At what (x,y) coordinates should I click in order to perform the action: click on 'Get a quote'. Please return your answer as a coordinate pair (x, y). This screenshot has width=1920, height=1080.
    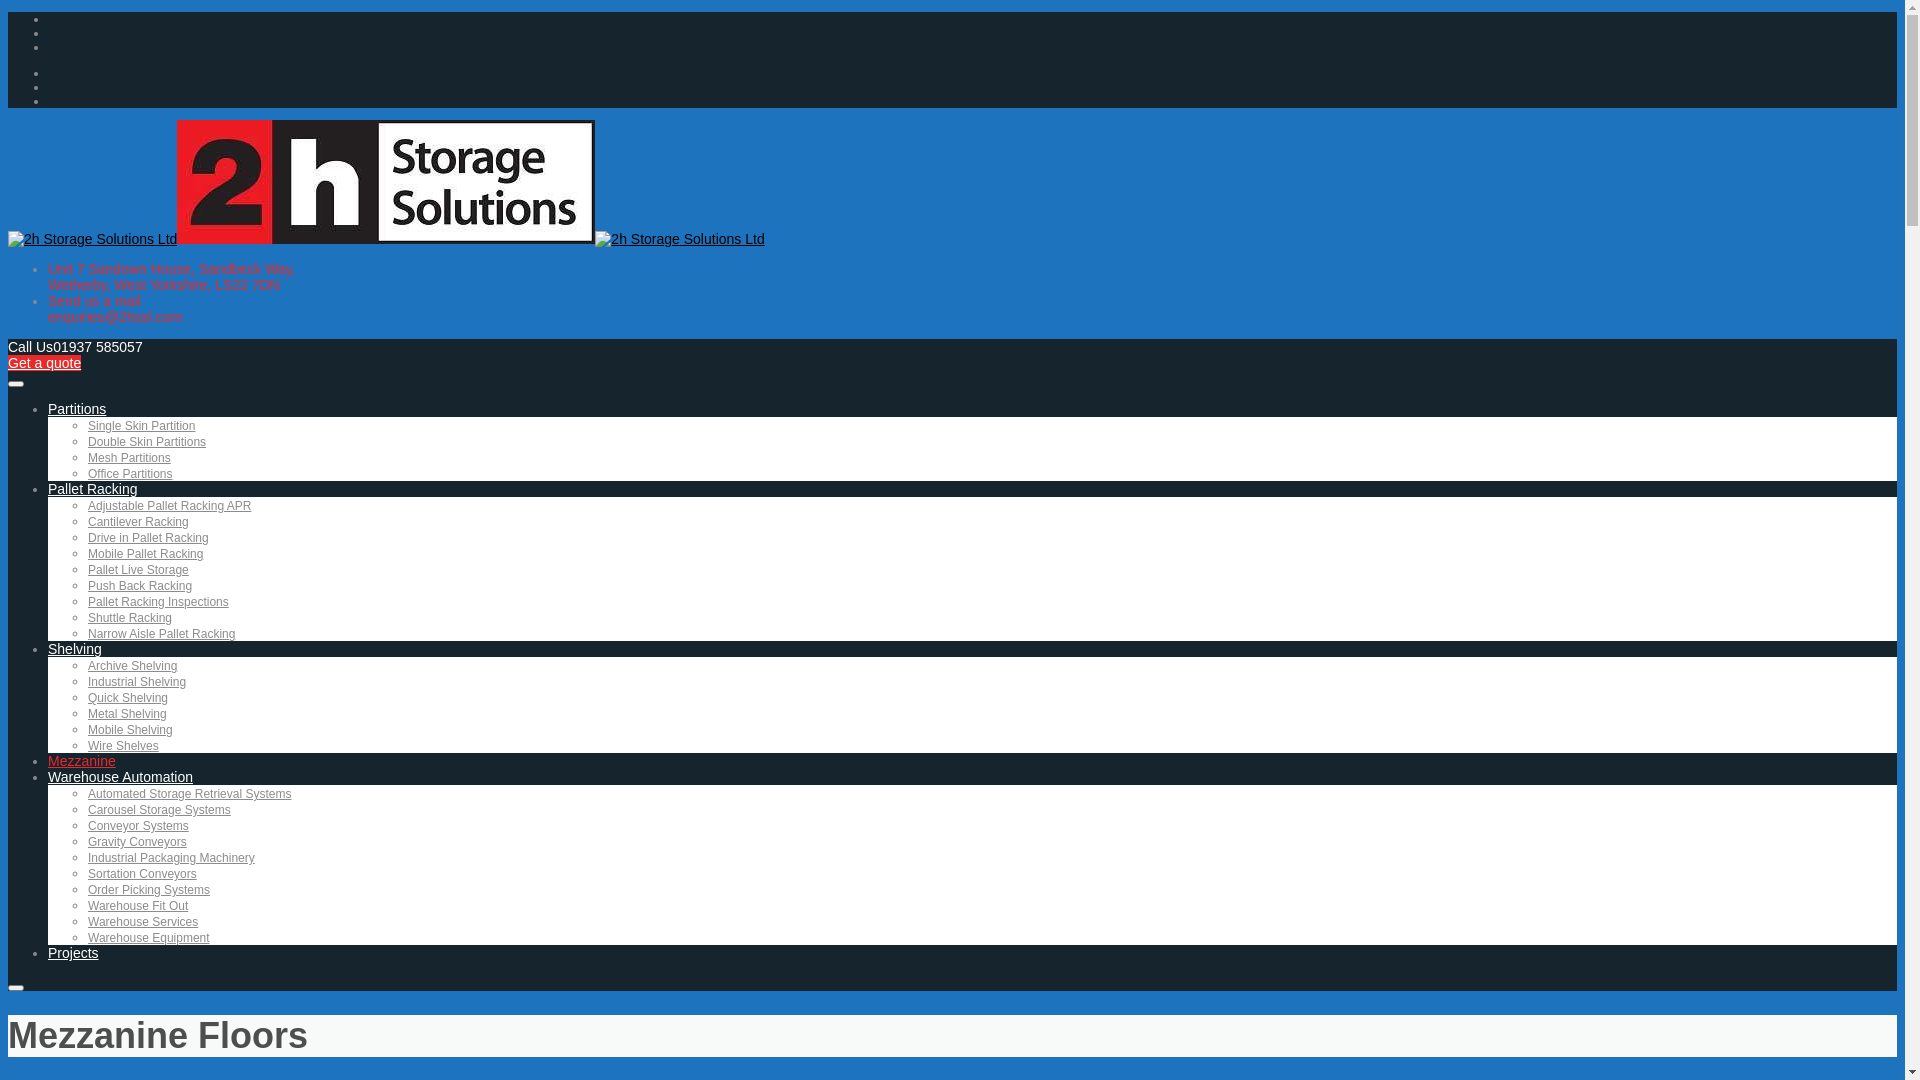
    Looking at the image, I should click on (44, 362).